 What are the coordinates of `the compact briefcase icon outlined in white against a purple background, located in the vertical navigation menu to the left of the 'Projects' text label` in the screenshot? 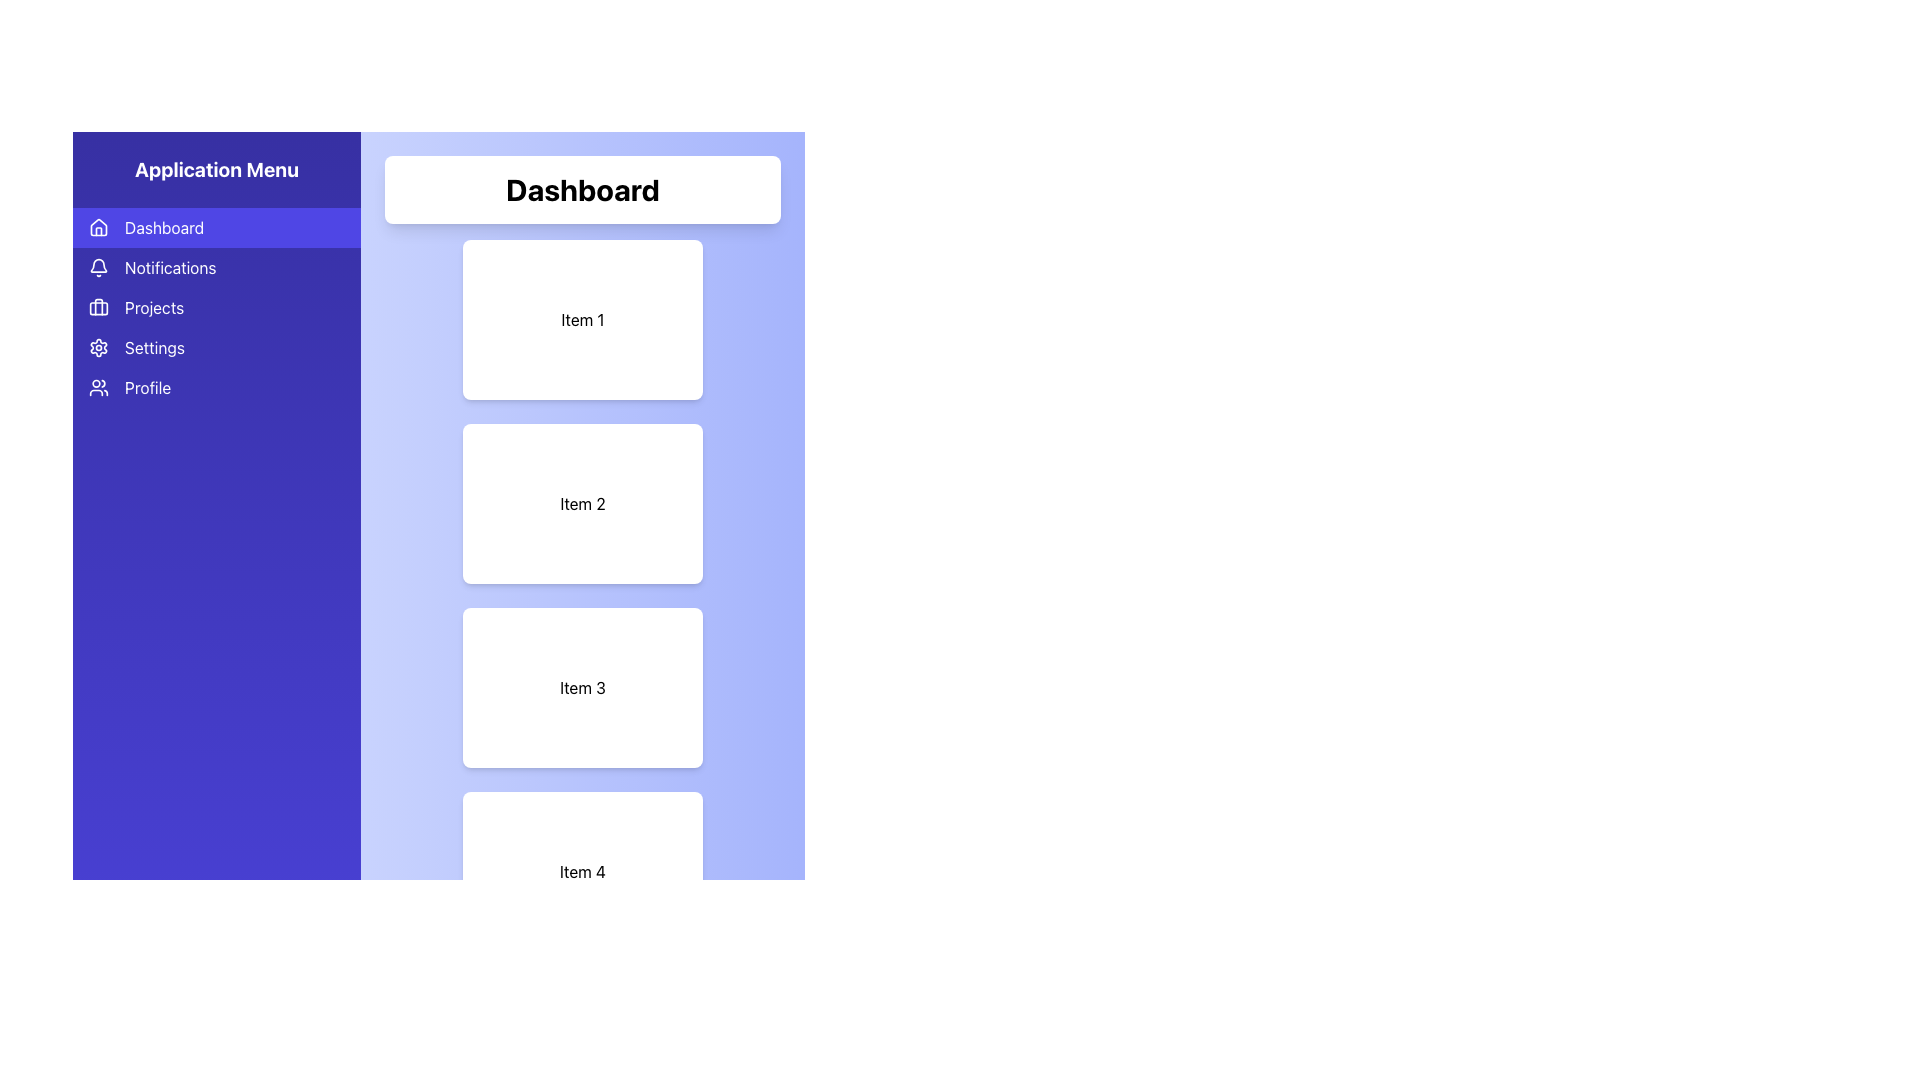 It's located at (98, 308).